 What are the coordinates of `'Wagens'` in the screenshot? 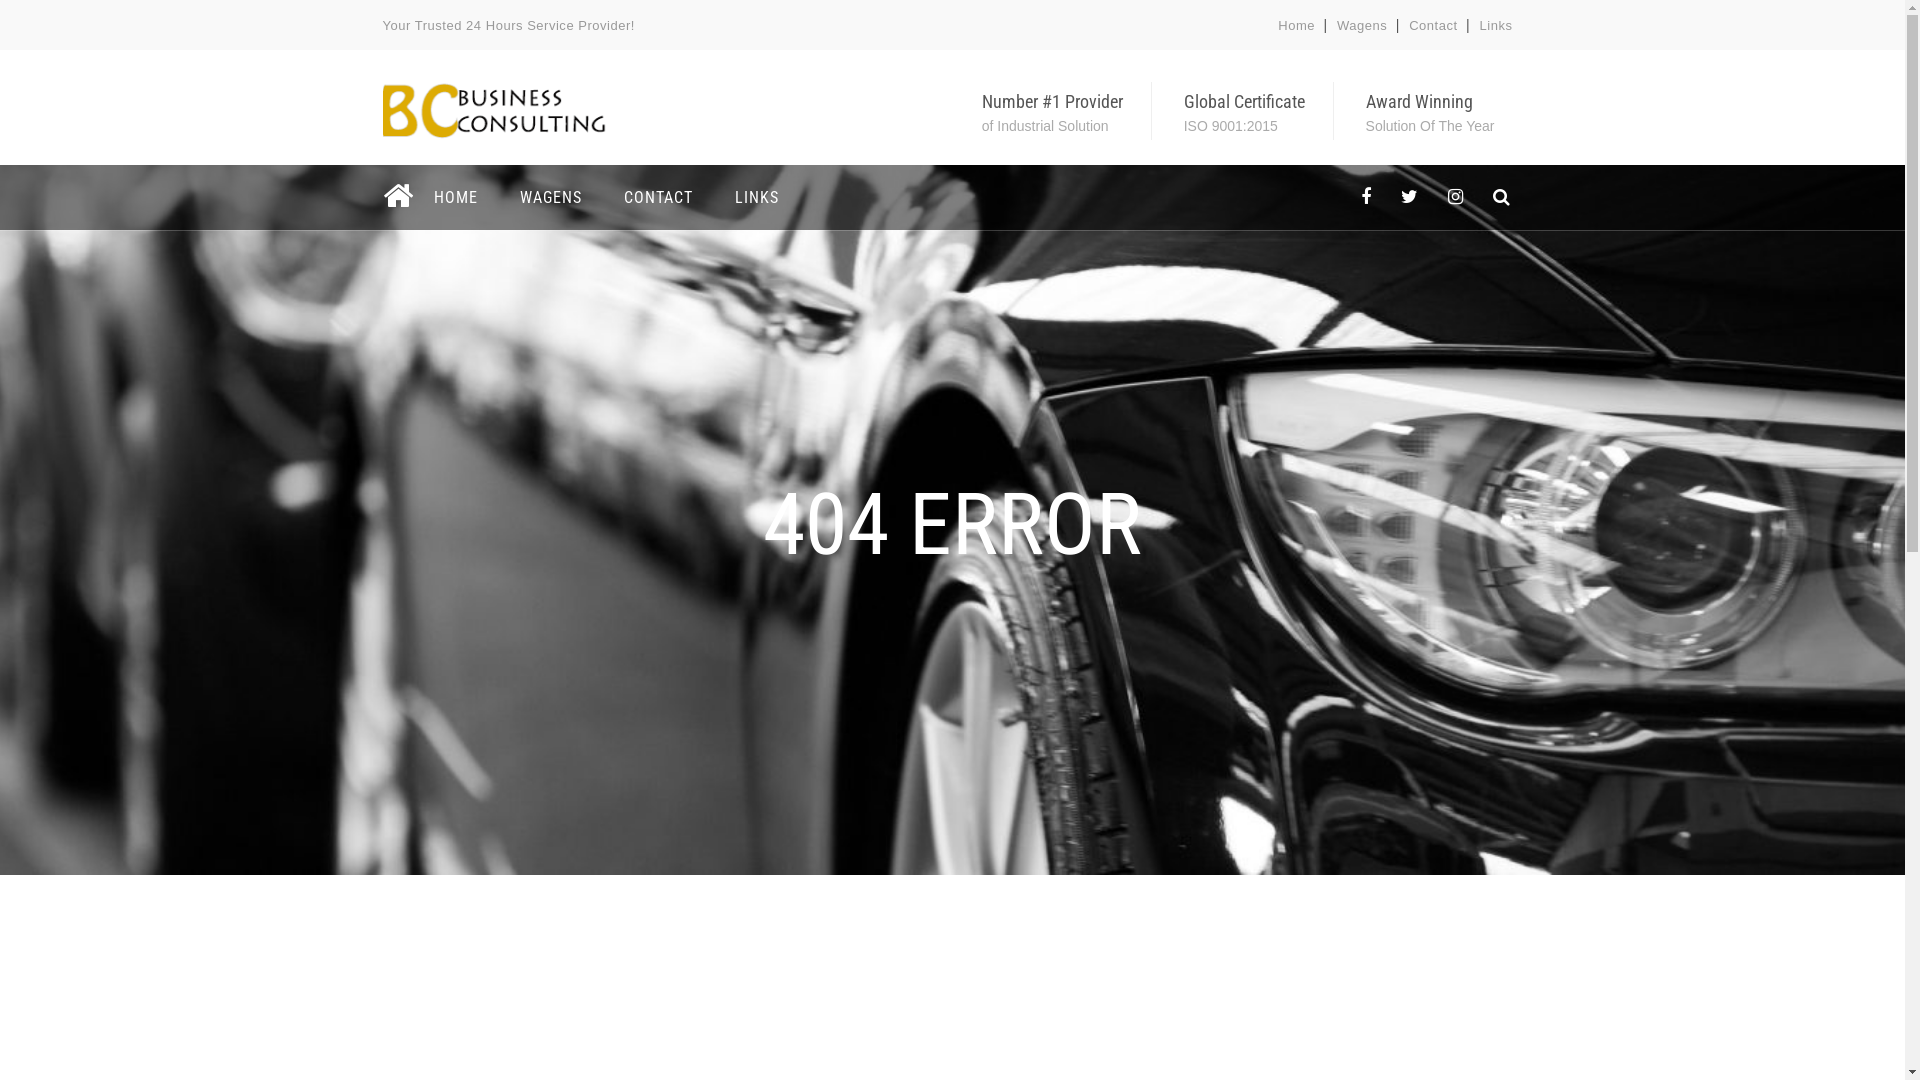 It's located at (1361, 25).